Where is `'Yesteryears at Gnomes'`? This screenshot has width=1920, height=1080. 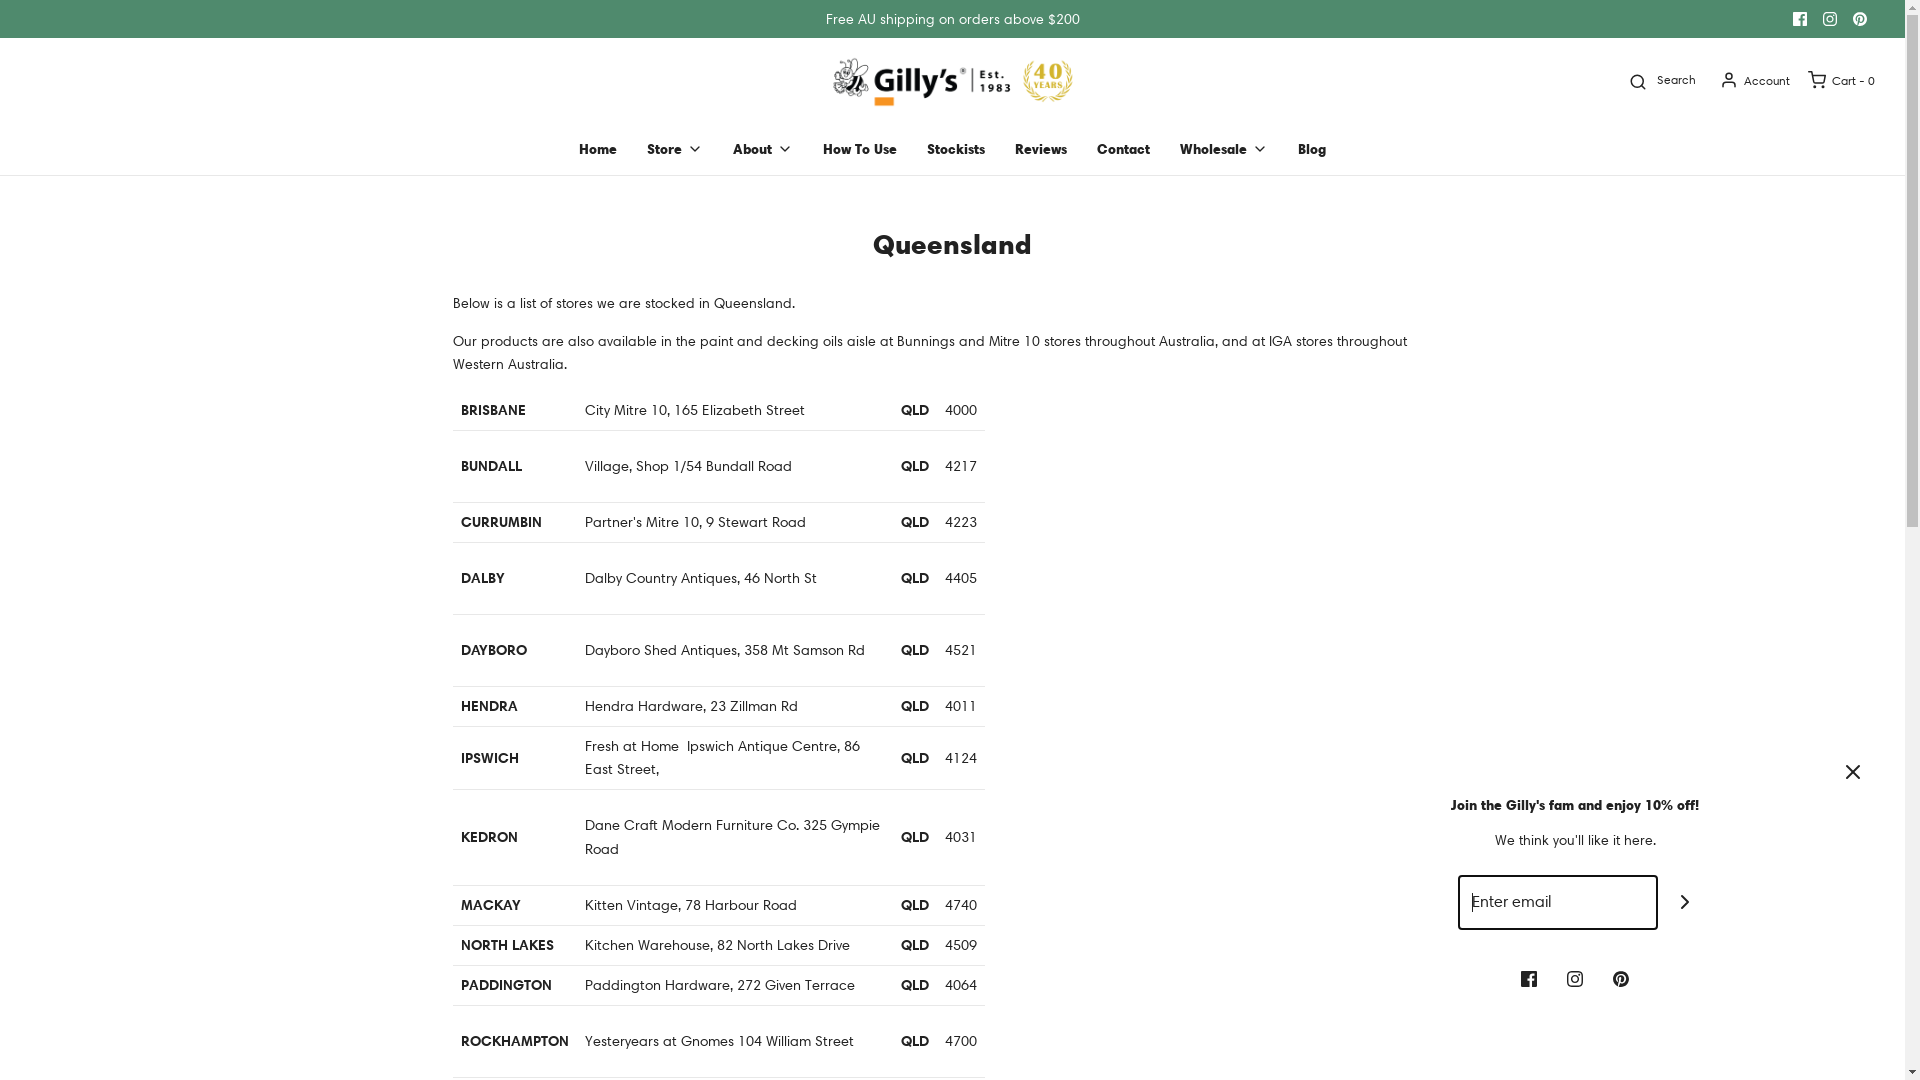
'Yesteryears at Gnomes' is located at coordinates (583, 1040).